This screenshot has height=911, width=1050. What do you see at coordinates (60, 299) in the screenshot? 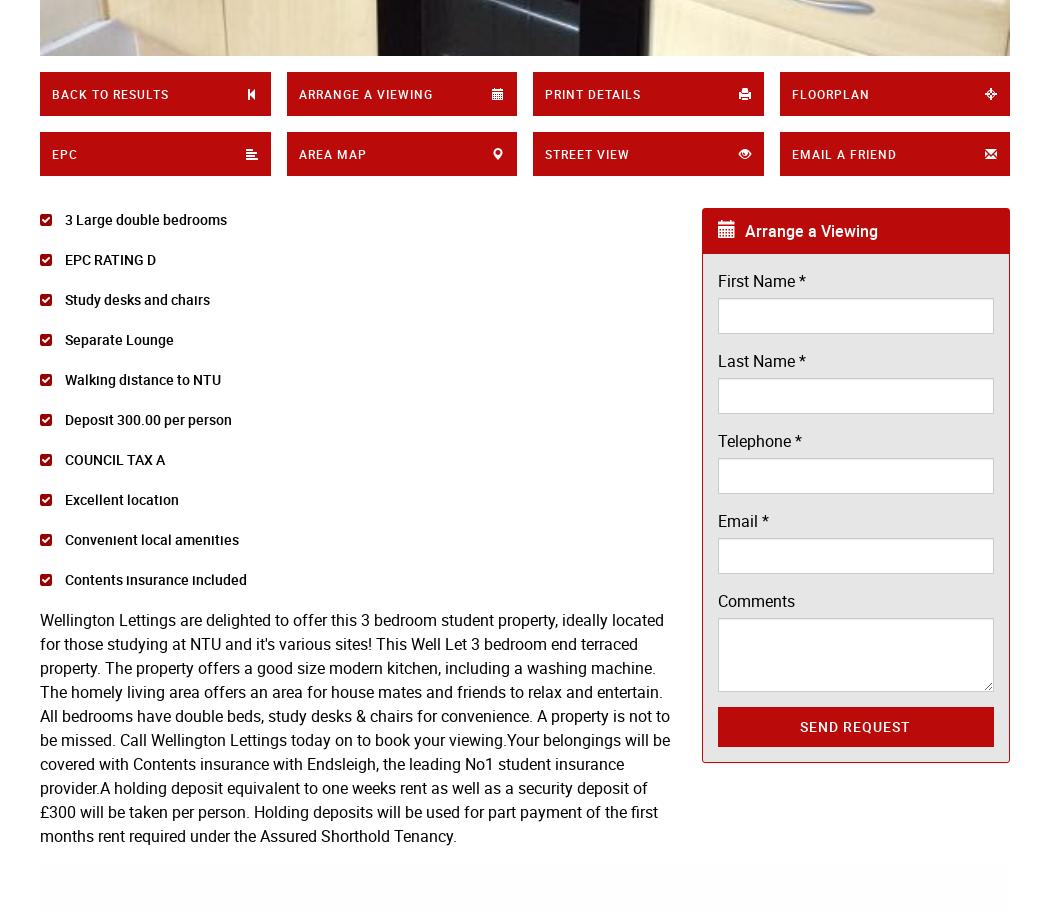
I see `'Study desks and chairs'` at bounding box center [60, 299].